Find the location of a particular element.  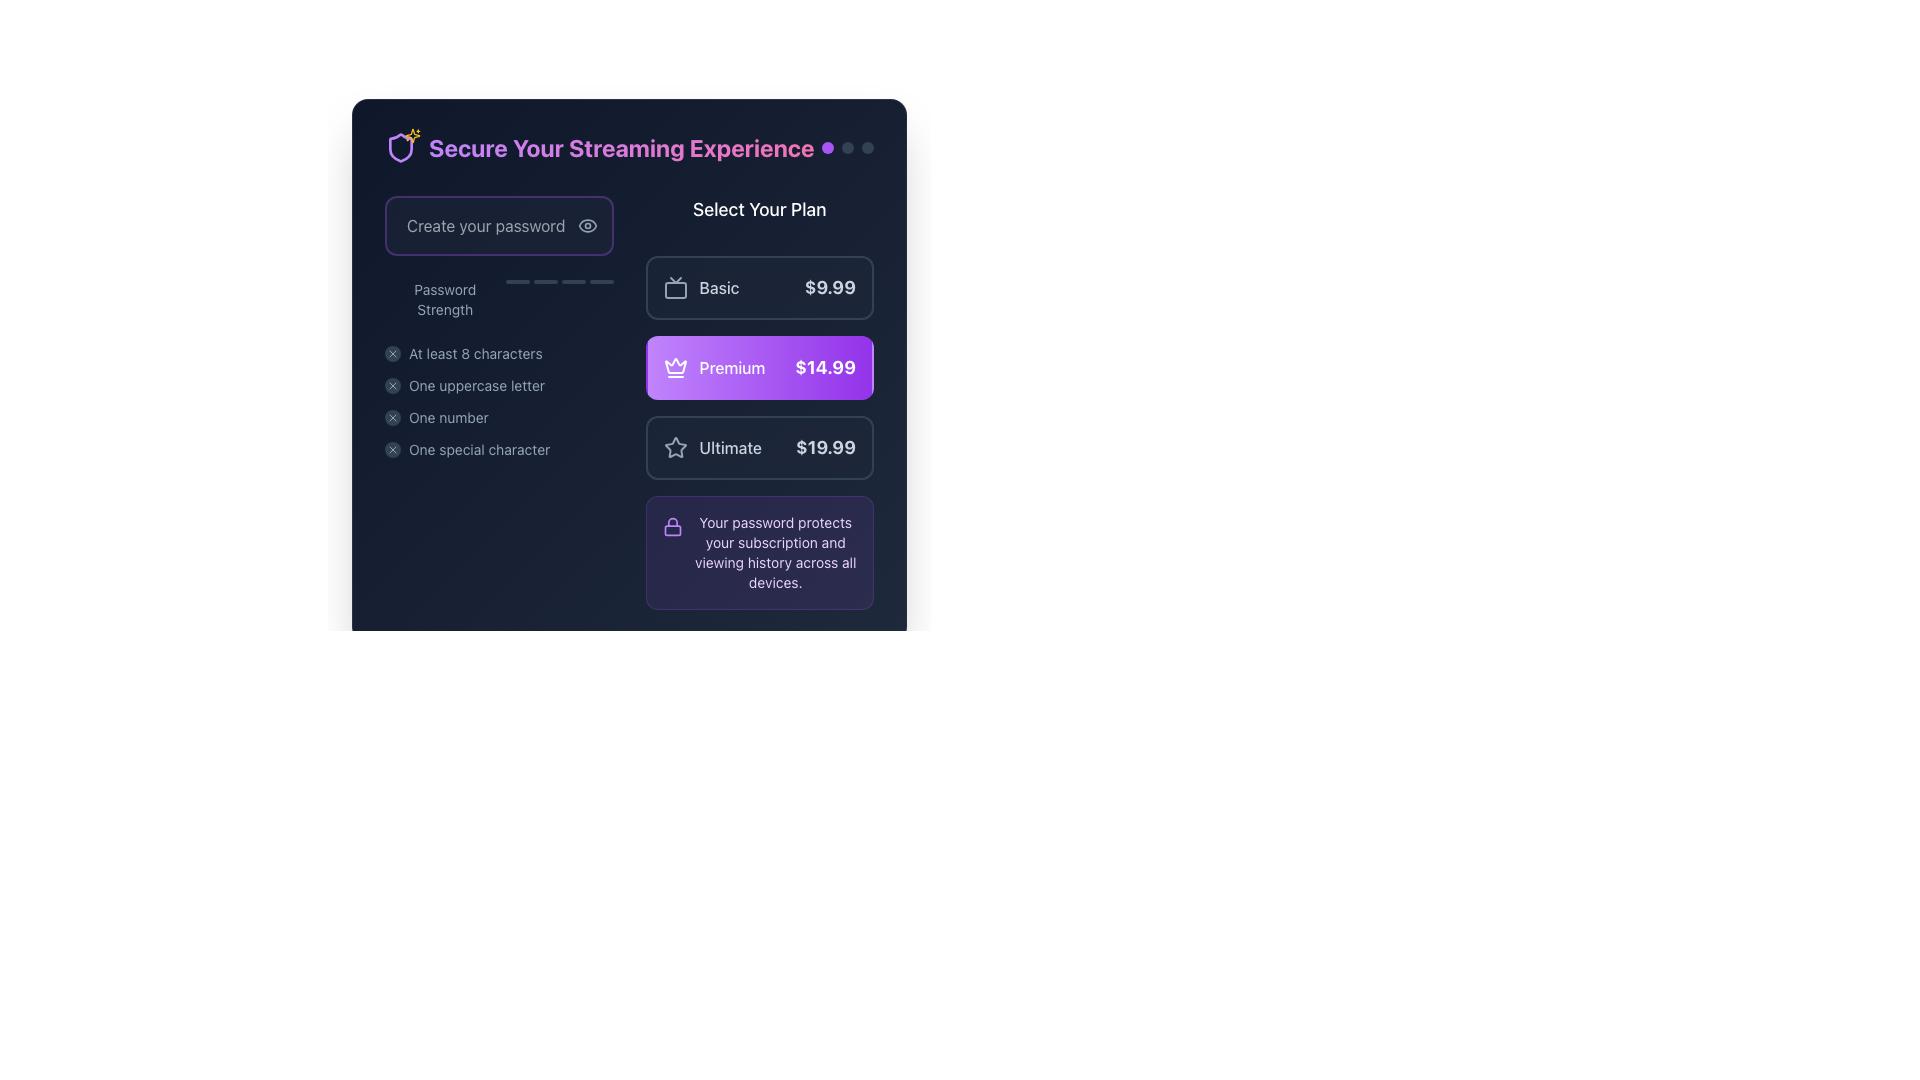

the informative text block about password protection, which features a purple lock icon and is located in the lower-right area of the interface is located at coordinates (758, 552).